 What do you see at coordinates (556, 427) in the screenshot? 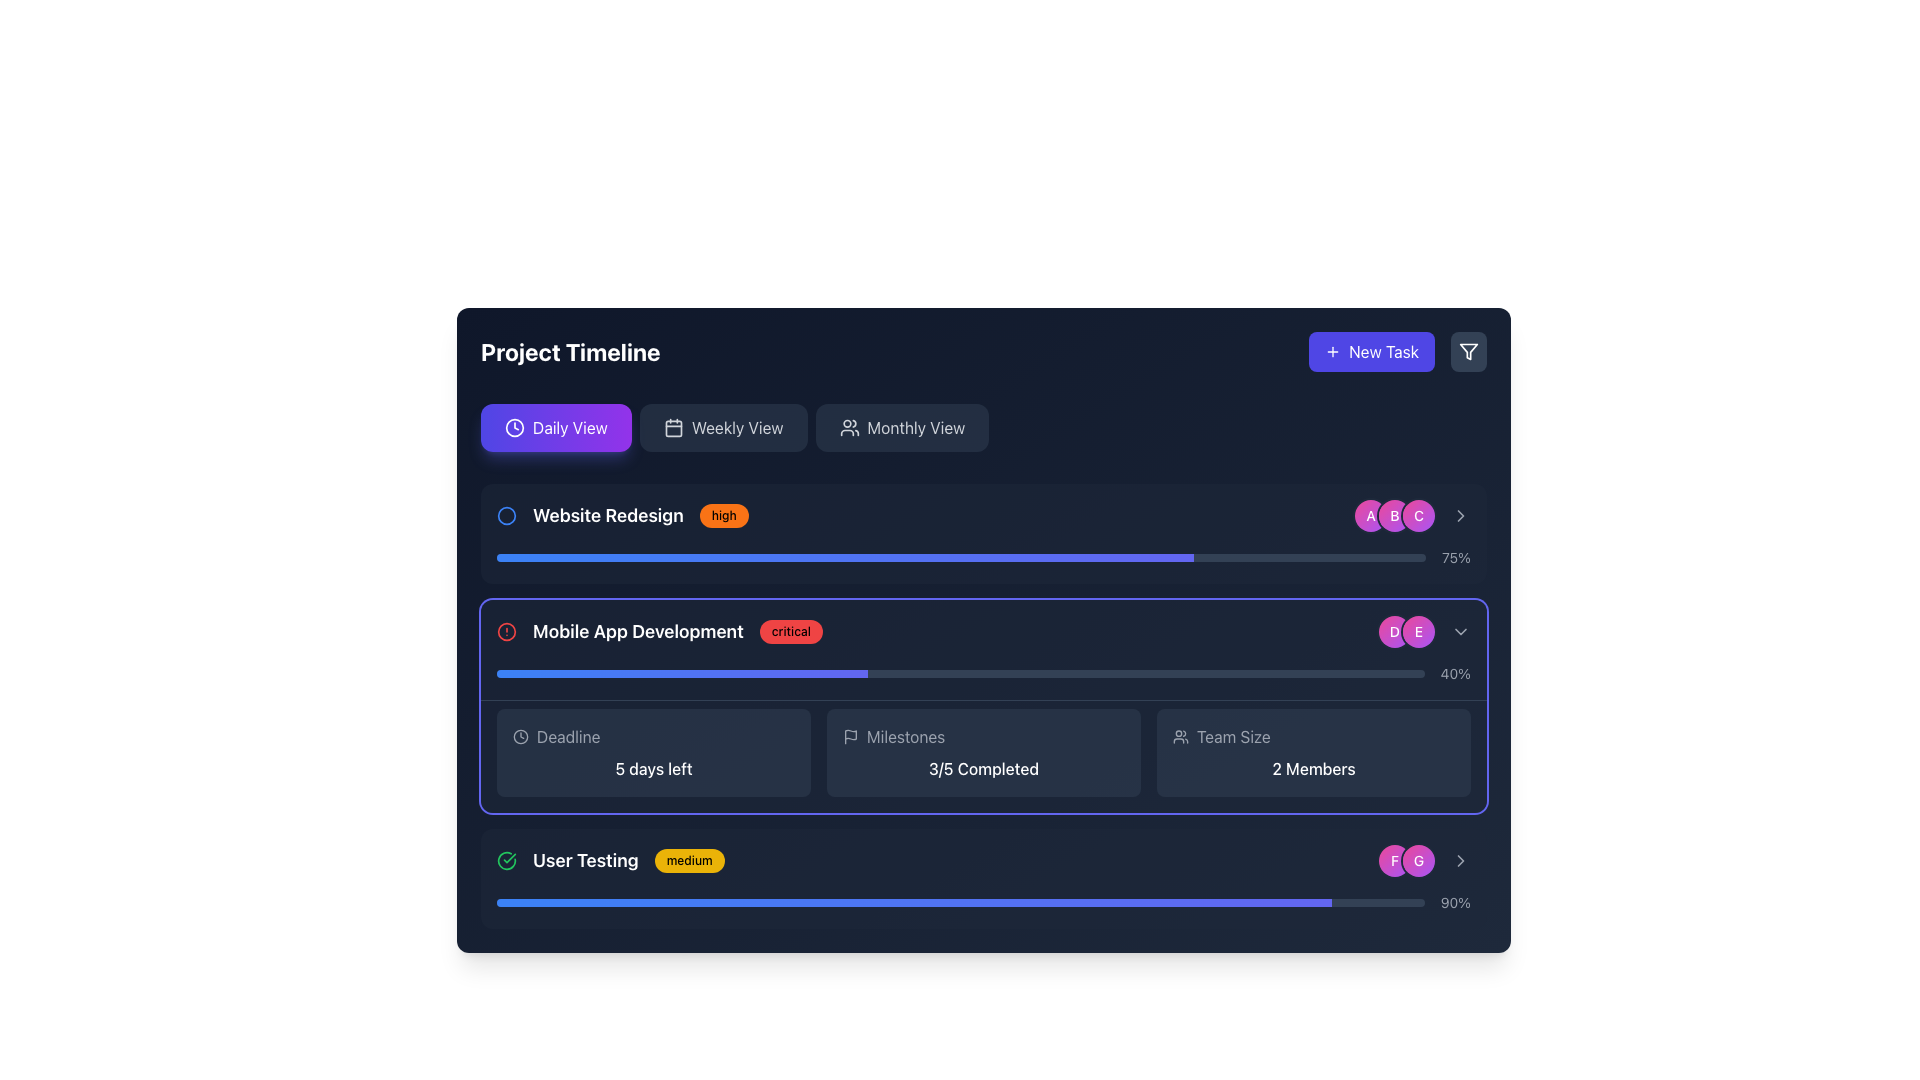
I see `the 'Daily View' button located beneath the 'Project Timeline' header` at bounding box center [556, 427].